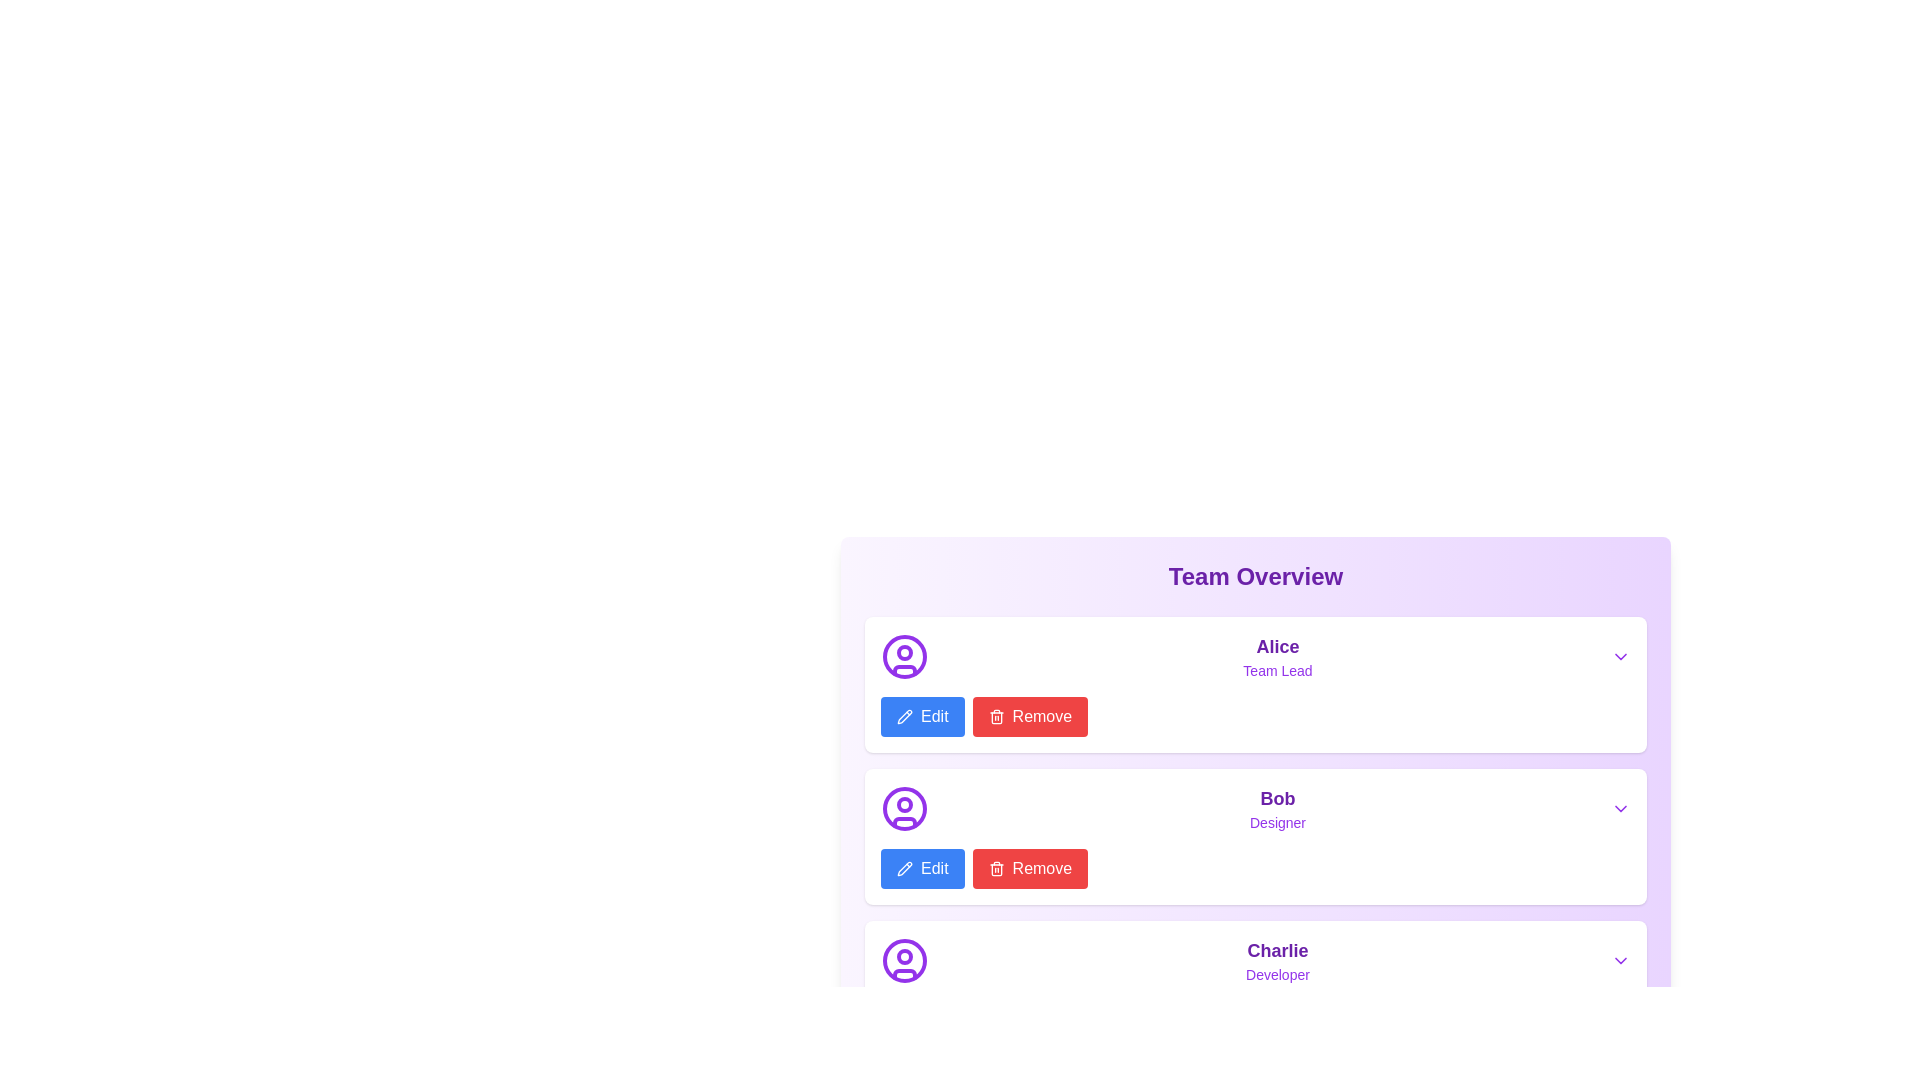 This screenshot has height=1080, width=1920. Describe the element at coordinates (921, 716) in the screenshot. I see `the 'Edit' button located to the left of the 'Remove' button in the user card associated with 'Alice' to initiate an edit action` at that location.